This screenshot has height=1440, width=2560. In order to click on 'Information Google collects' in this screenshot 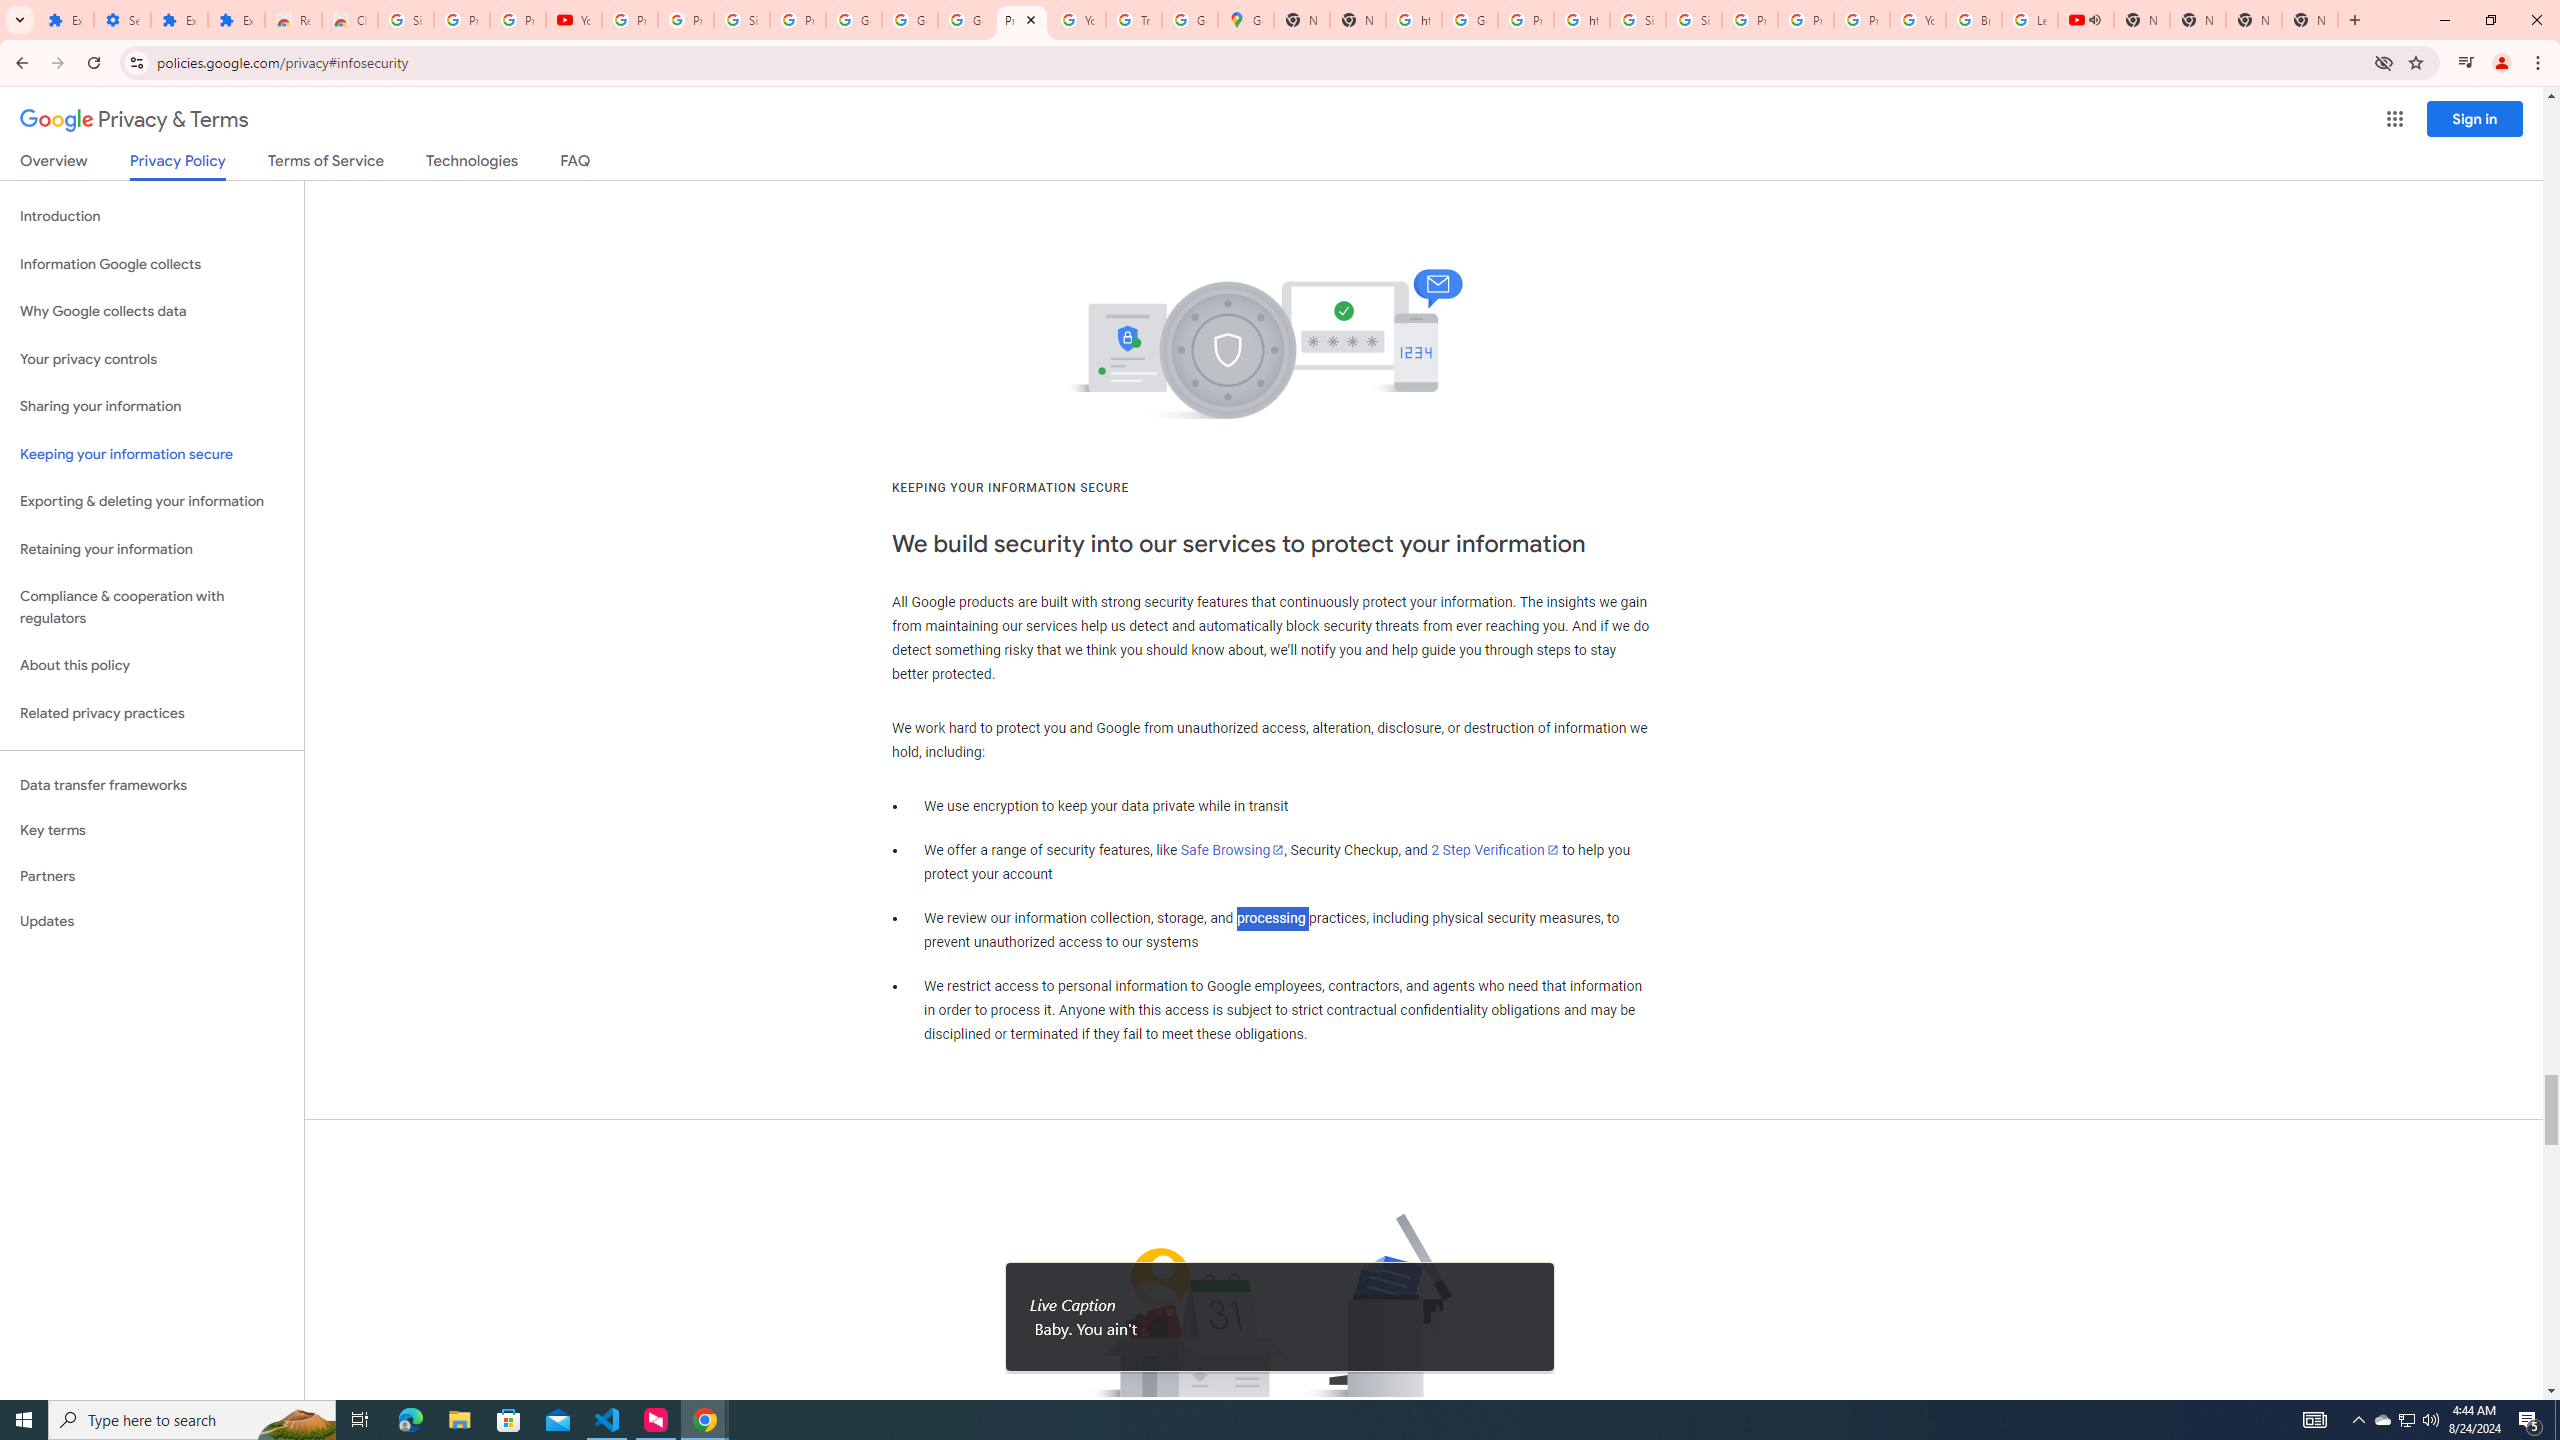, I will do `click(151, 264)`.